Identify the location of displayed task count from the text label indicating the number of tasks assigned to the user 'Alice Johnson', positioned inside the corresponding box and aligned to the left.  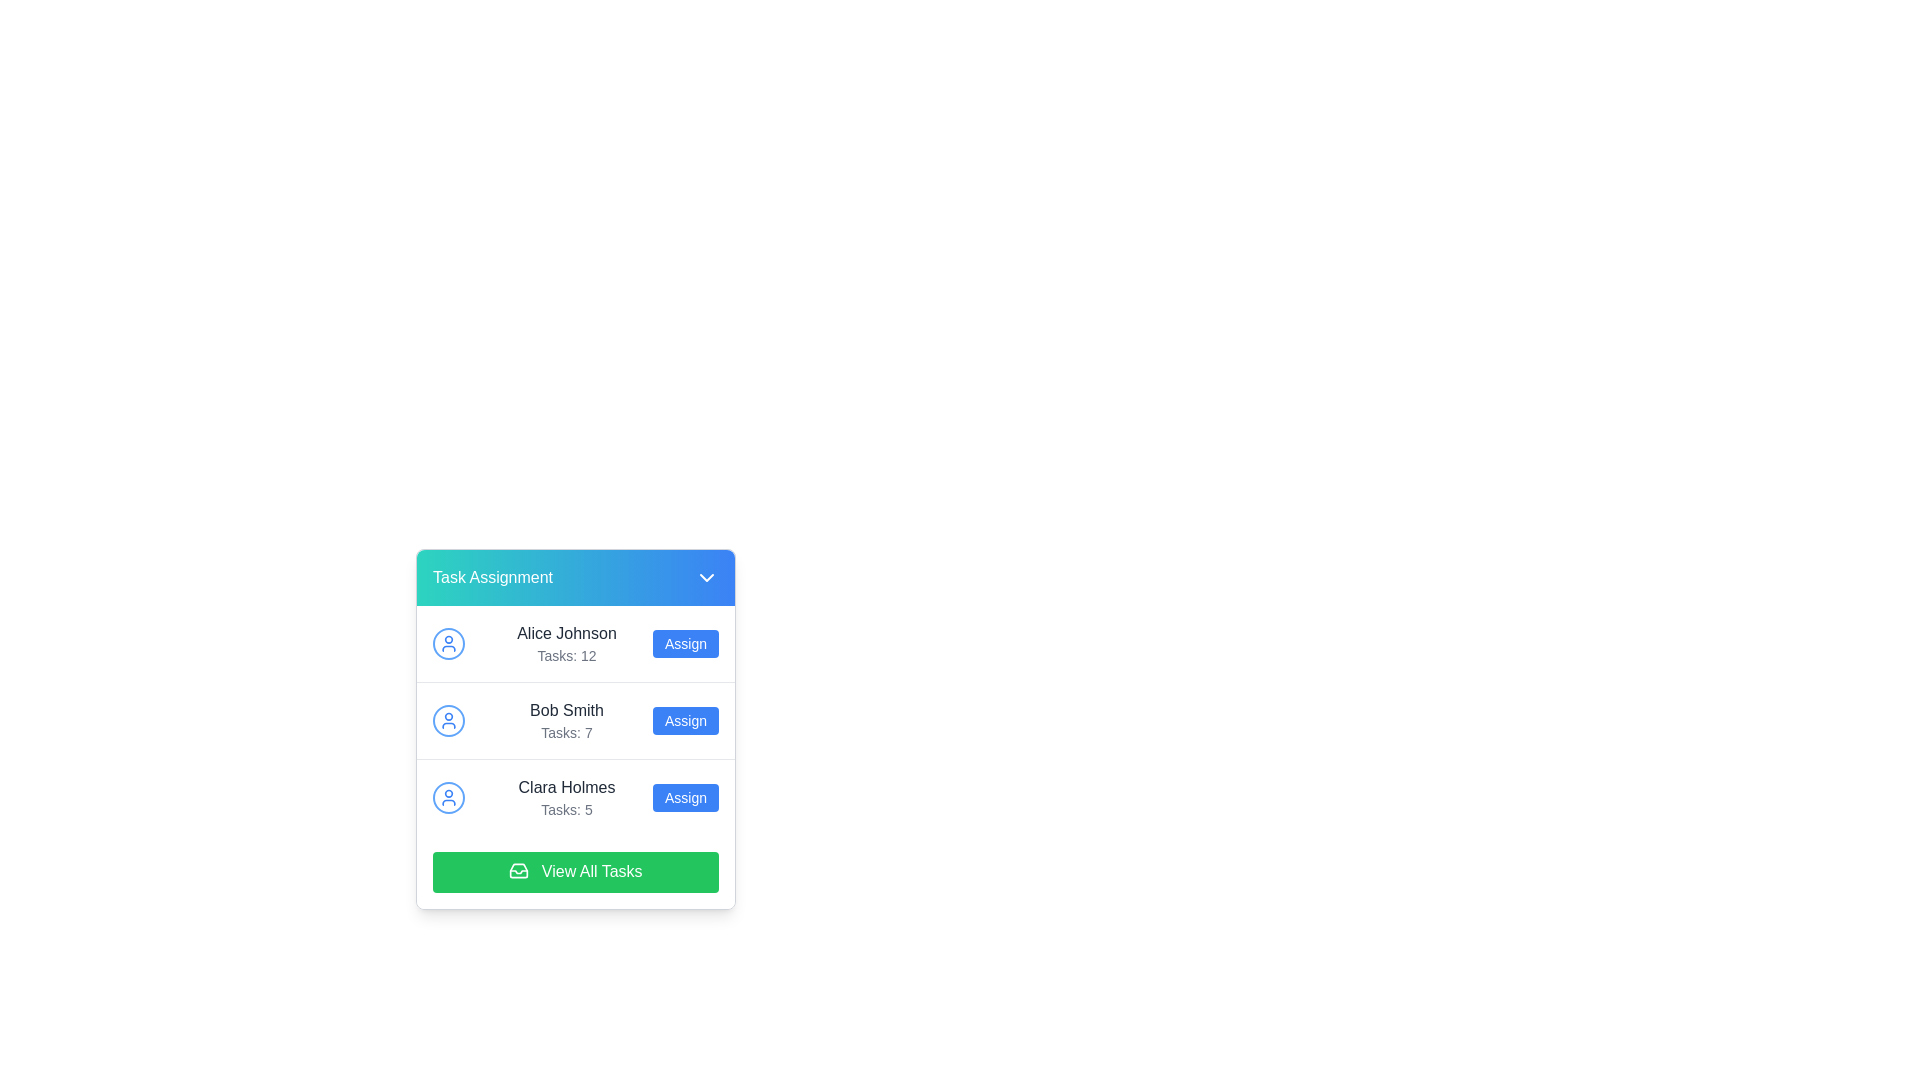
(565, 655).